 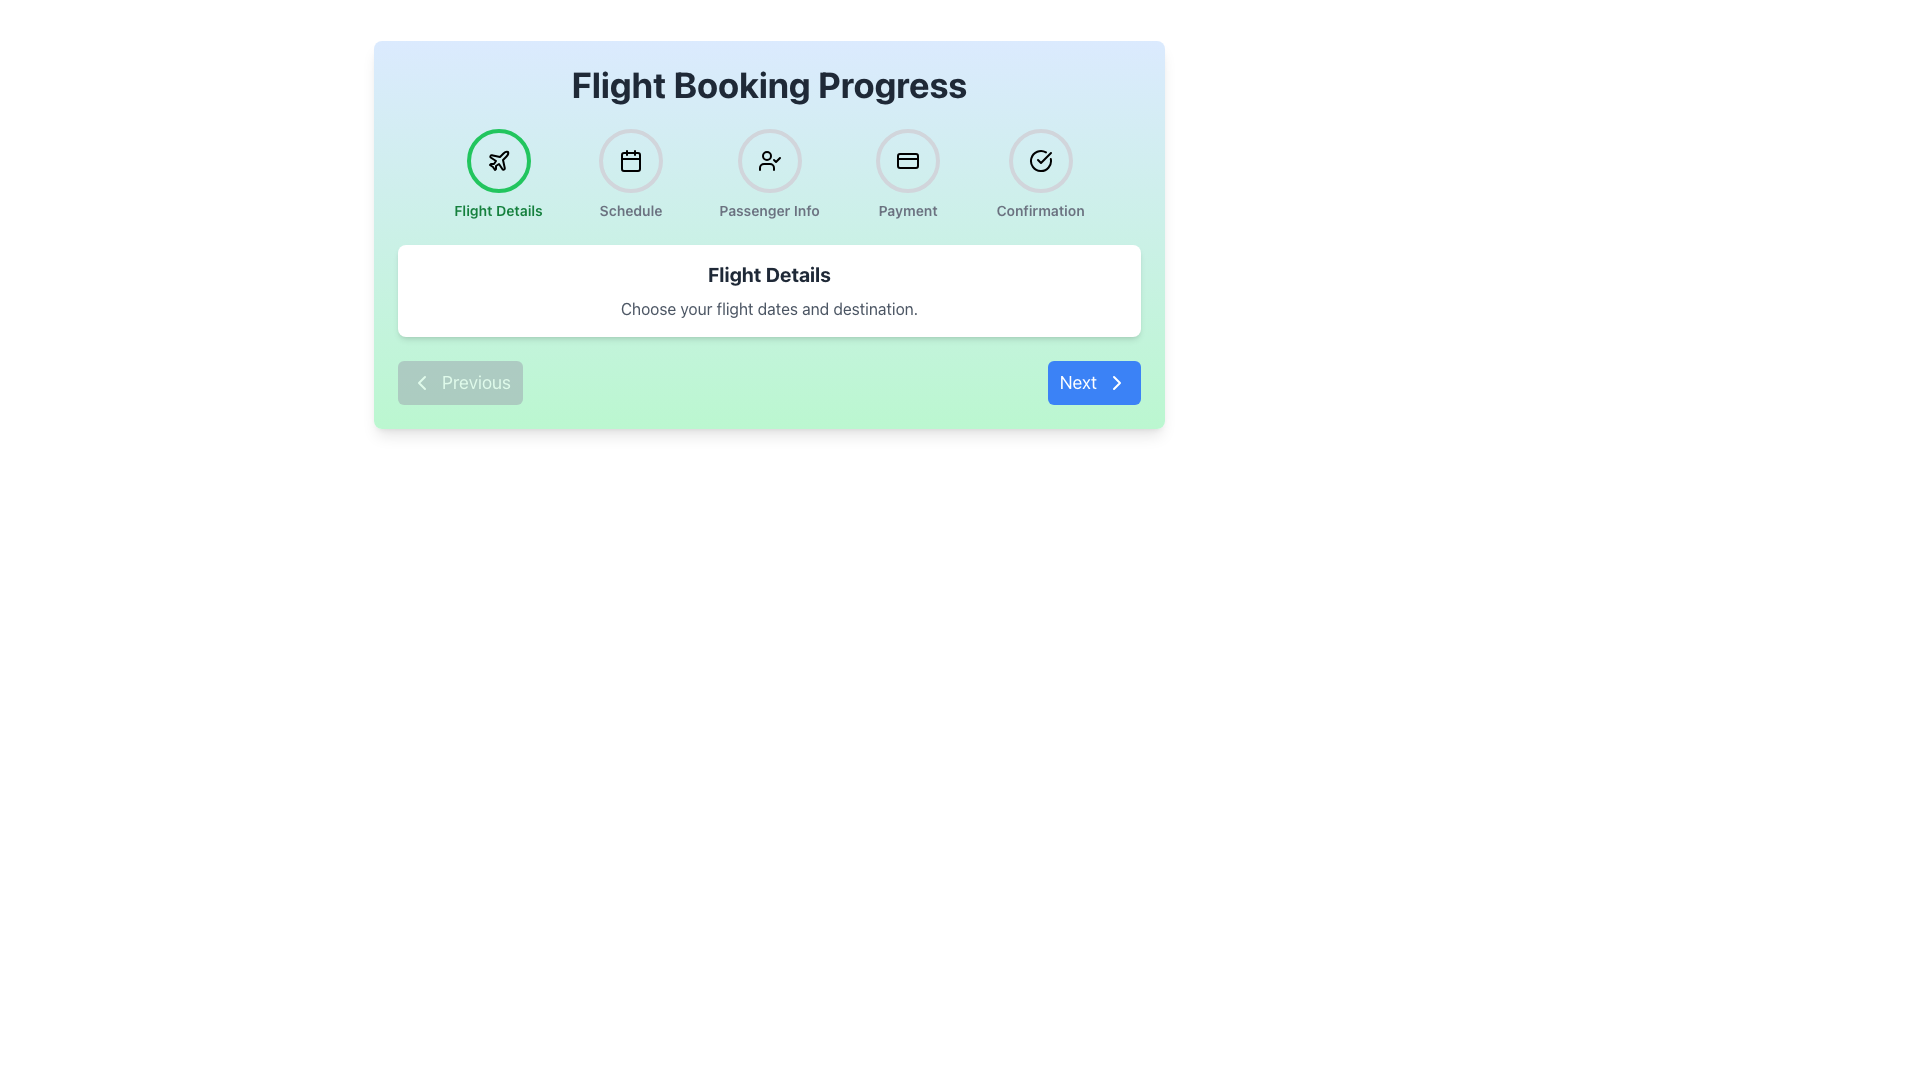 I want to click on the 'Schedule' button, which features a calendar icon with a gray border and the text 'Schedule' below it, so click(x=630, y=173).